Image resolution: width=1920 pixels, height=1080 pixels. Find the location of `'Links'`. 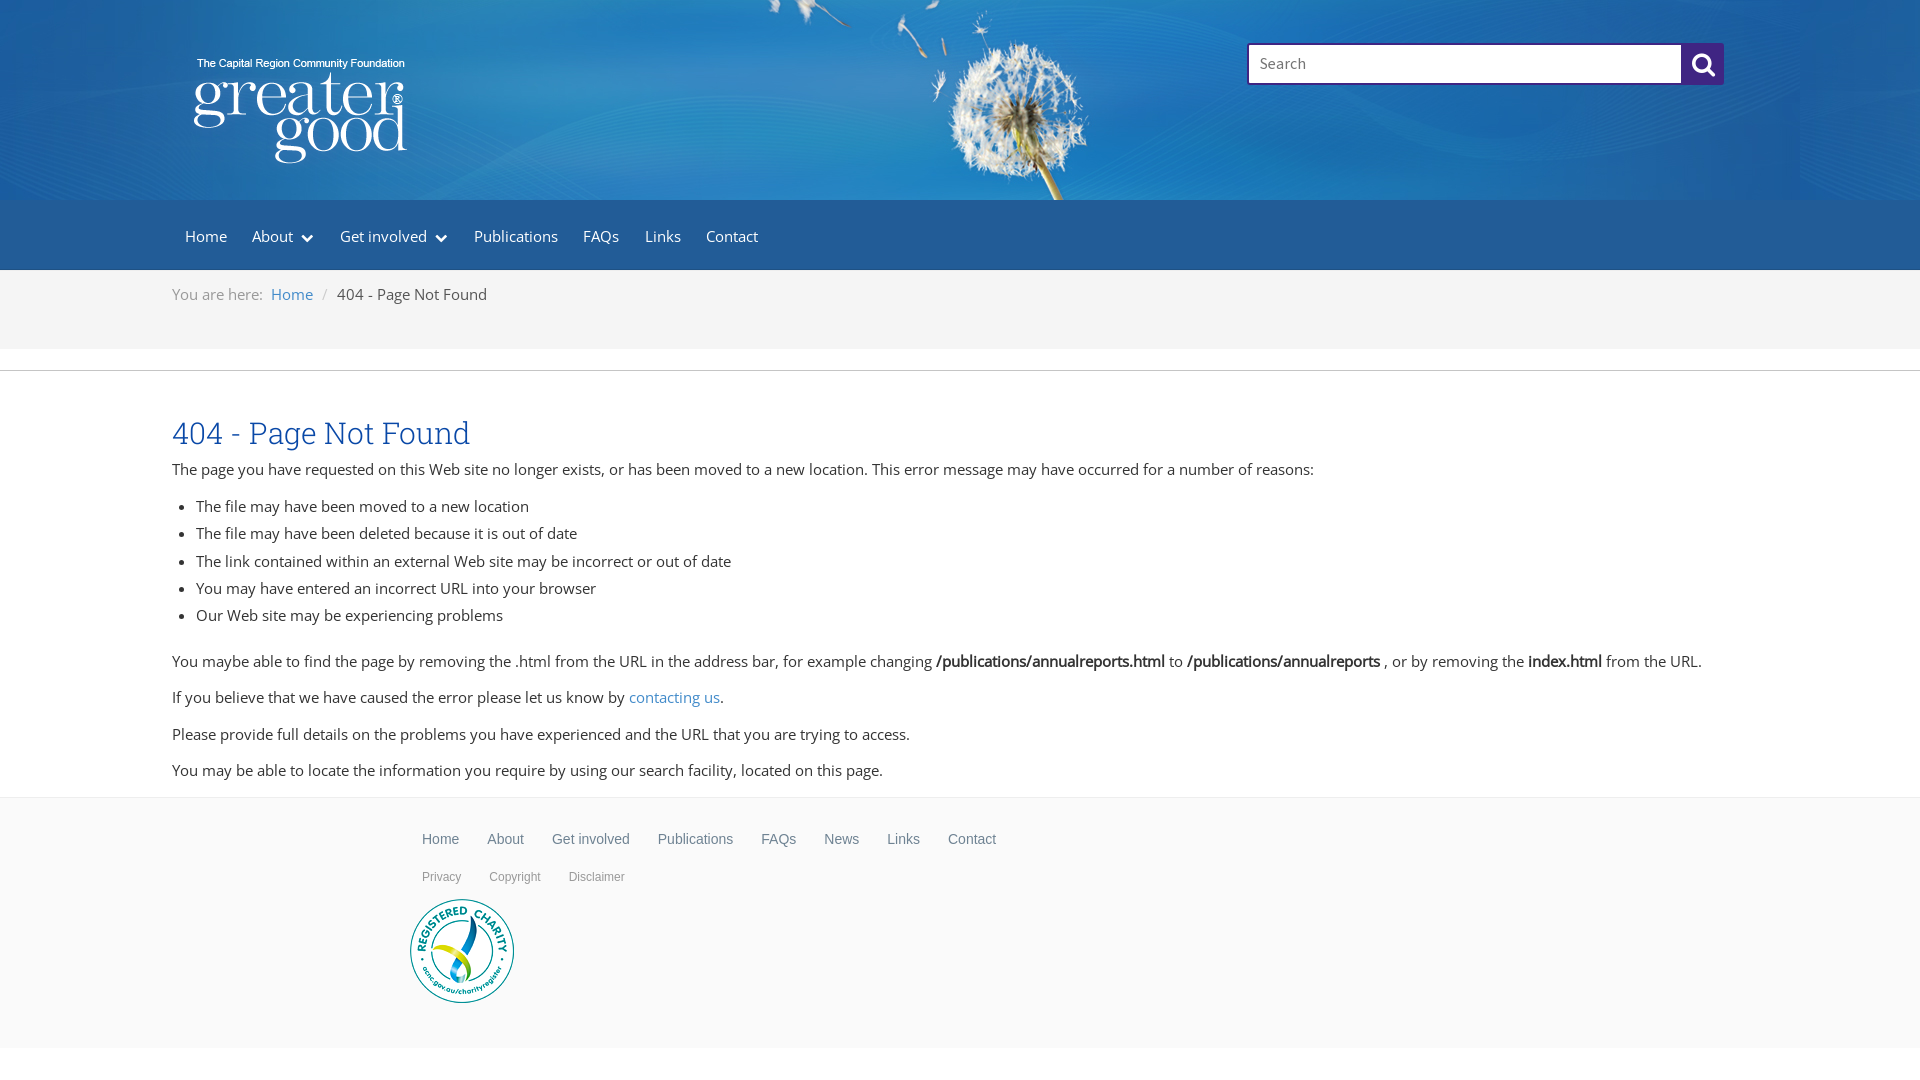

'Links' is located at coordinates (631, 233).